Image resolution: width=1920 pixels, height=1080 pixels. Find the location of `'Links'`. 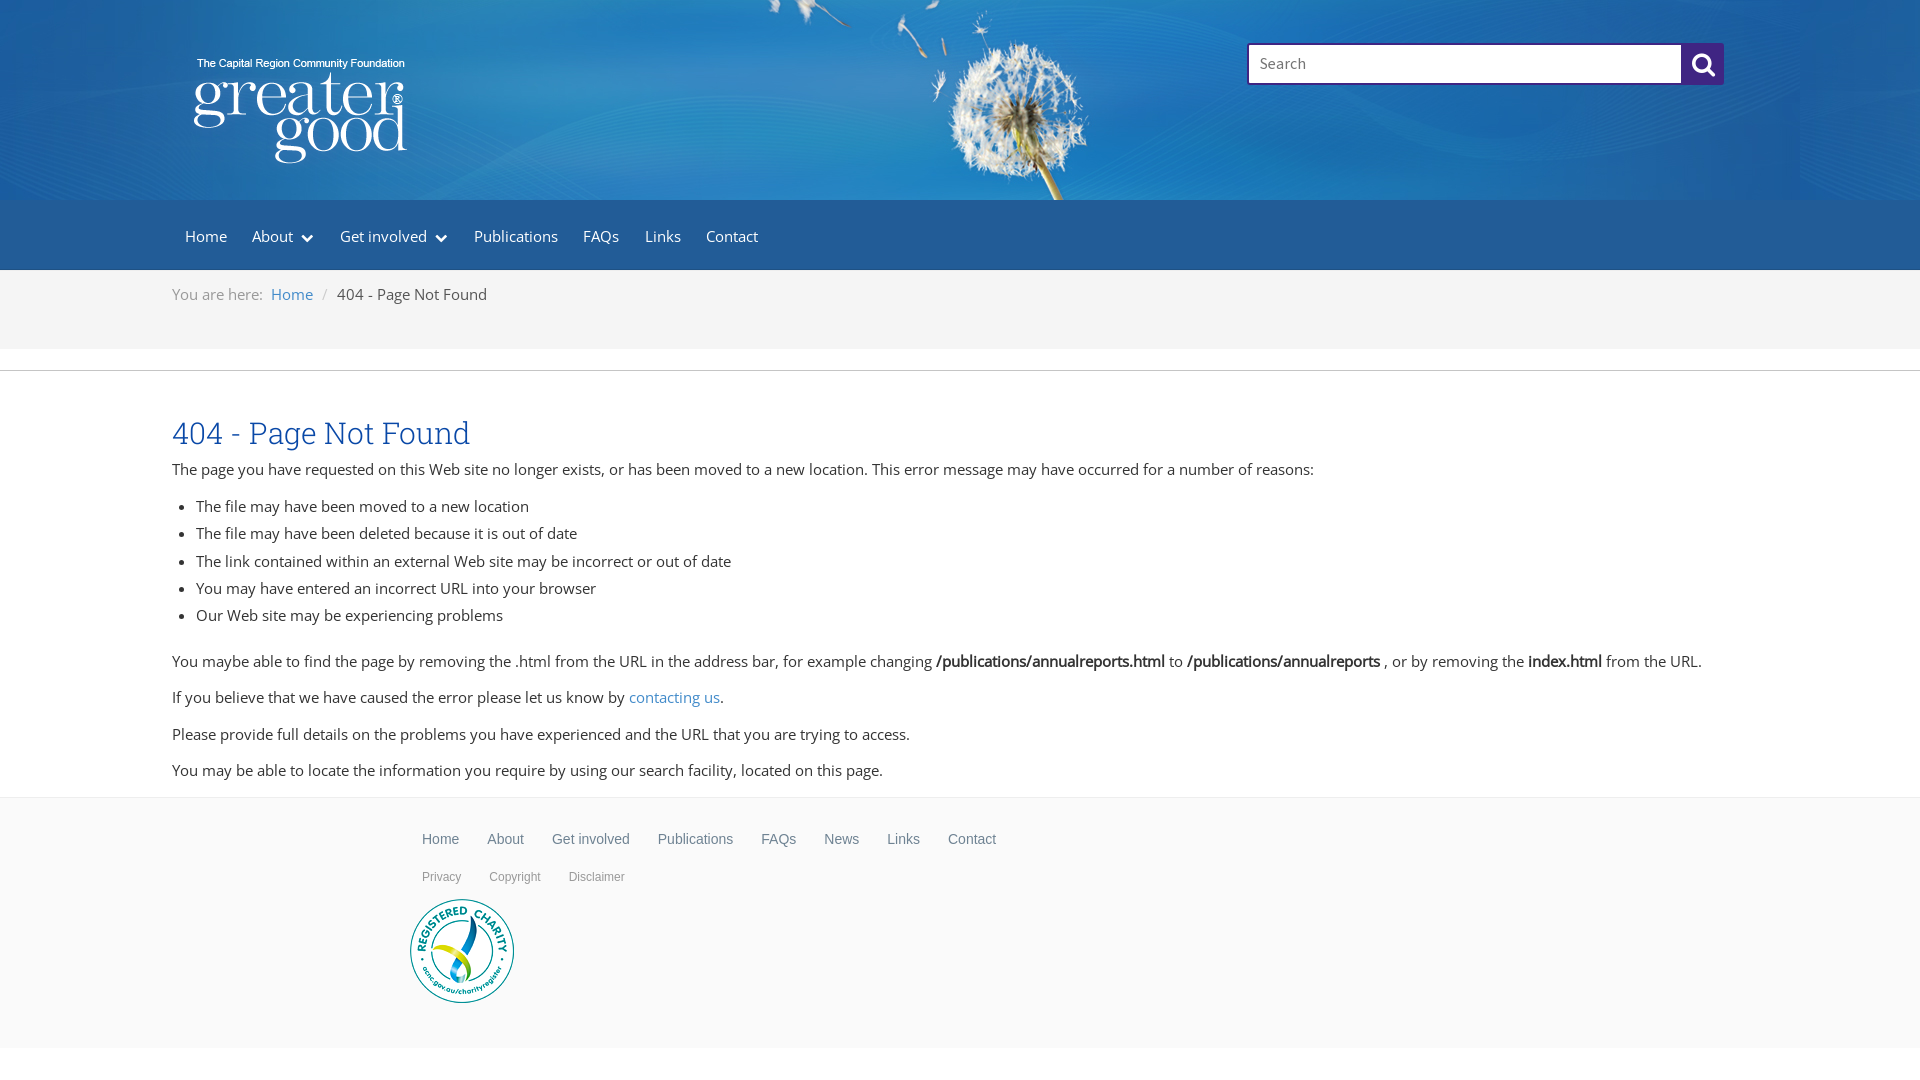

'Links' is located at coordinates (631, 233).